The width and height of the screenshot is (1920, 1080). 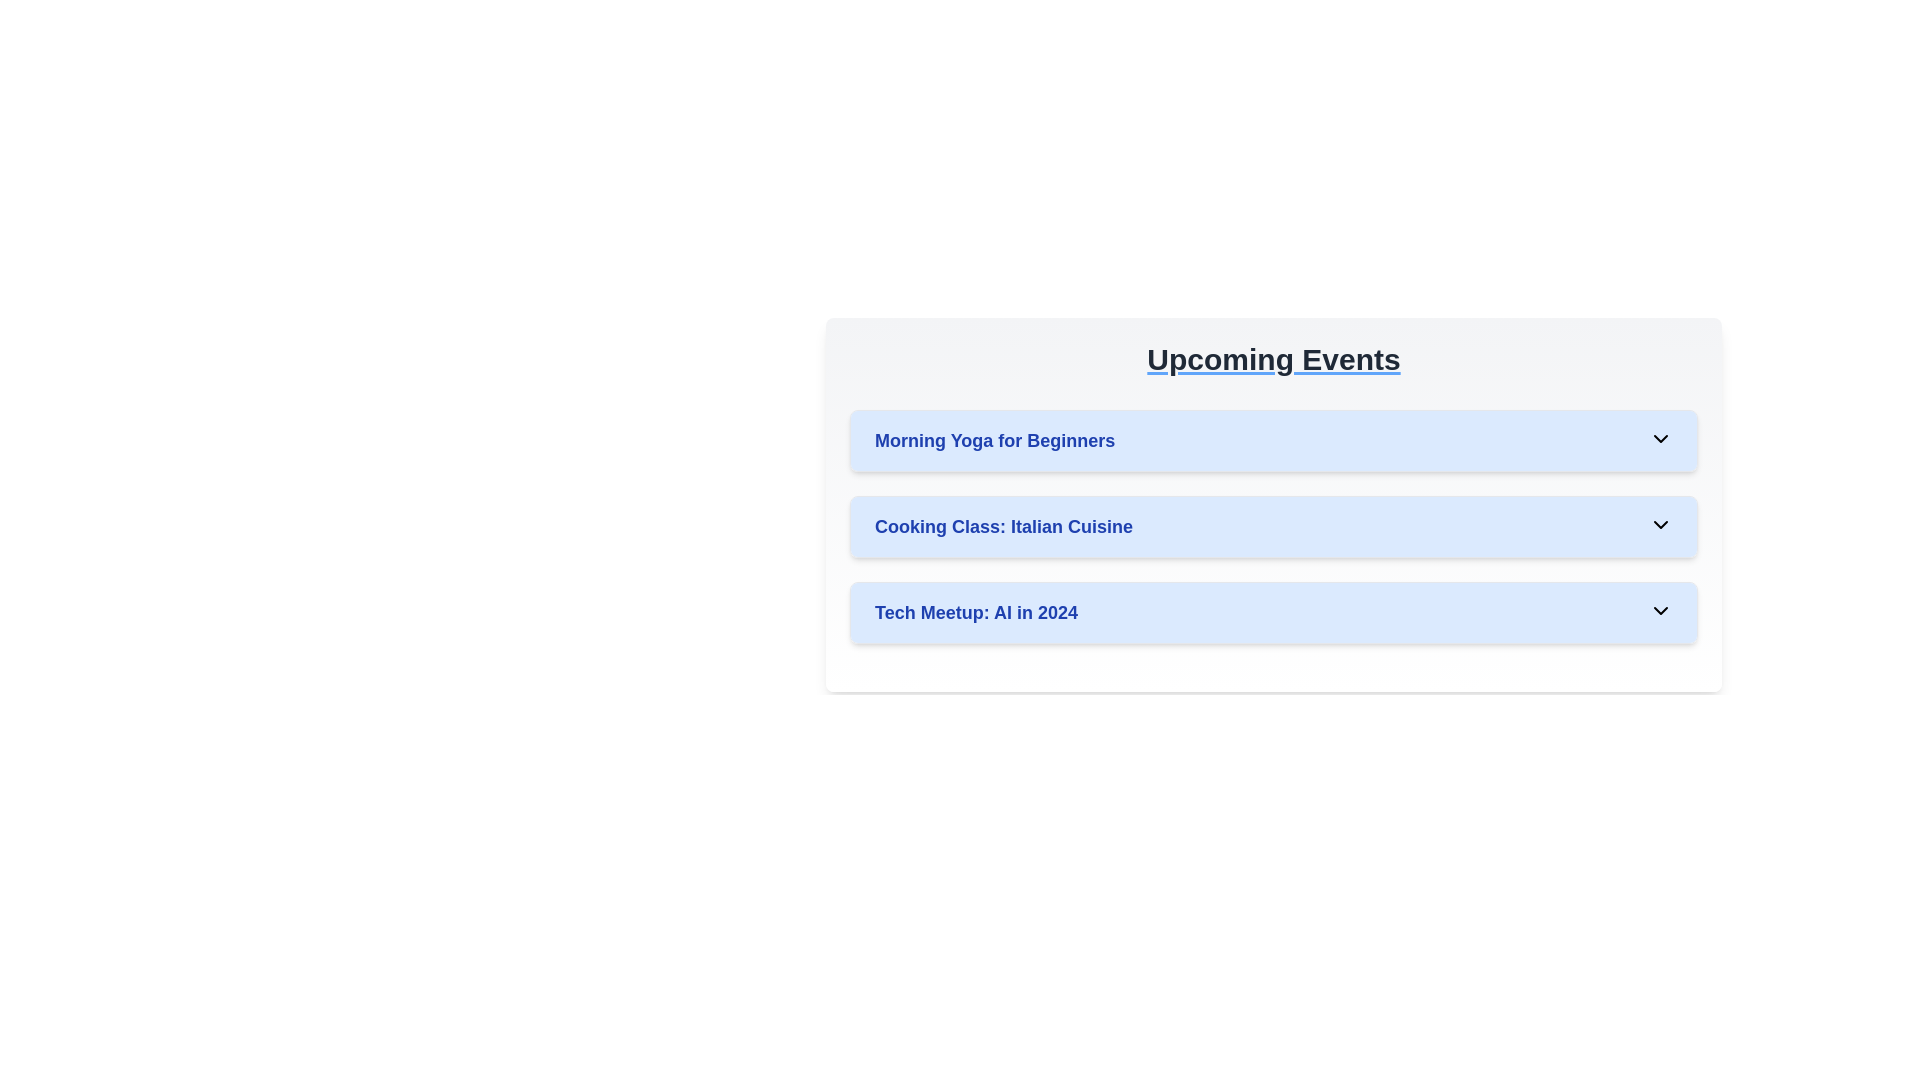 I want to click on the text label that serves as the title or heading for the events section, providing immediate understanding of the content displayed below, so click(x=1272, y=357).